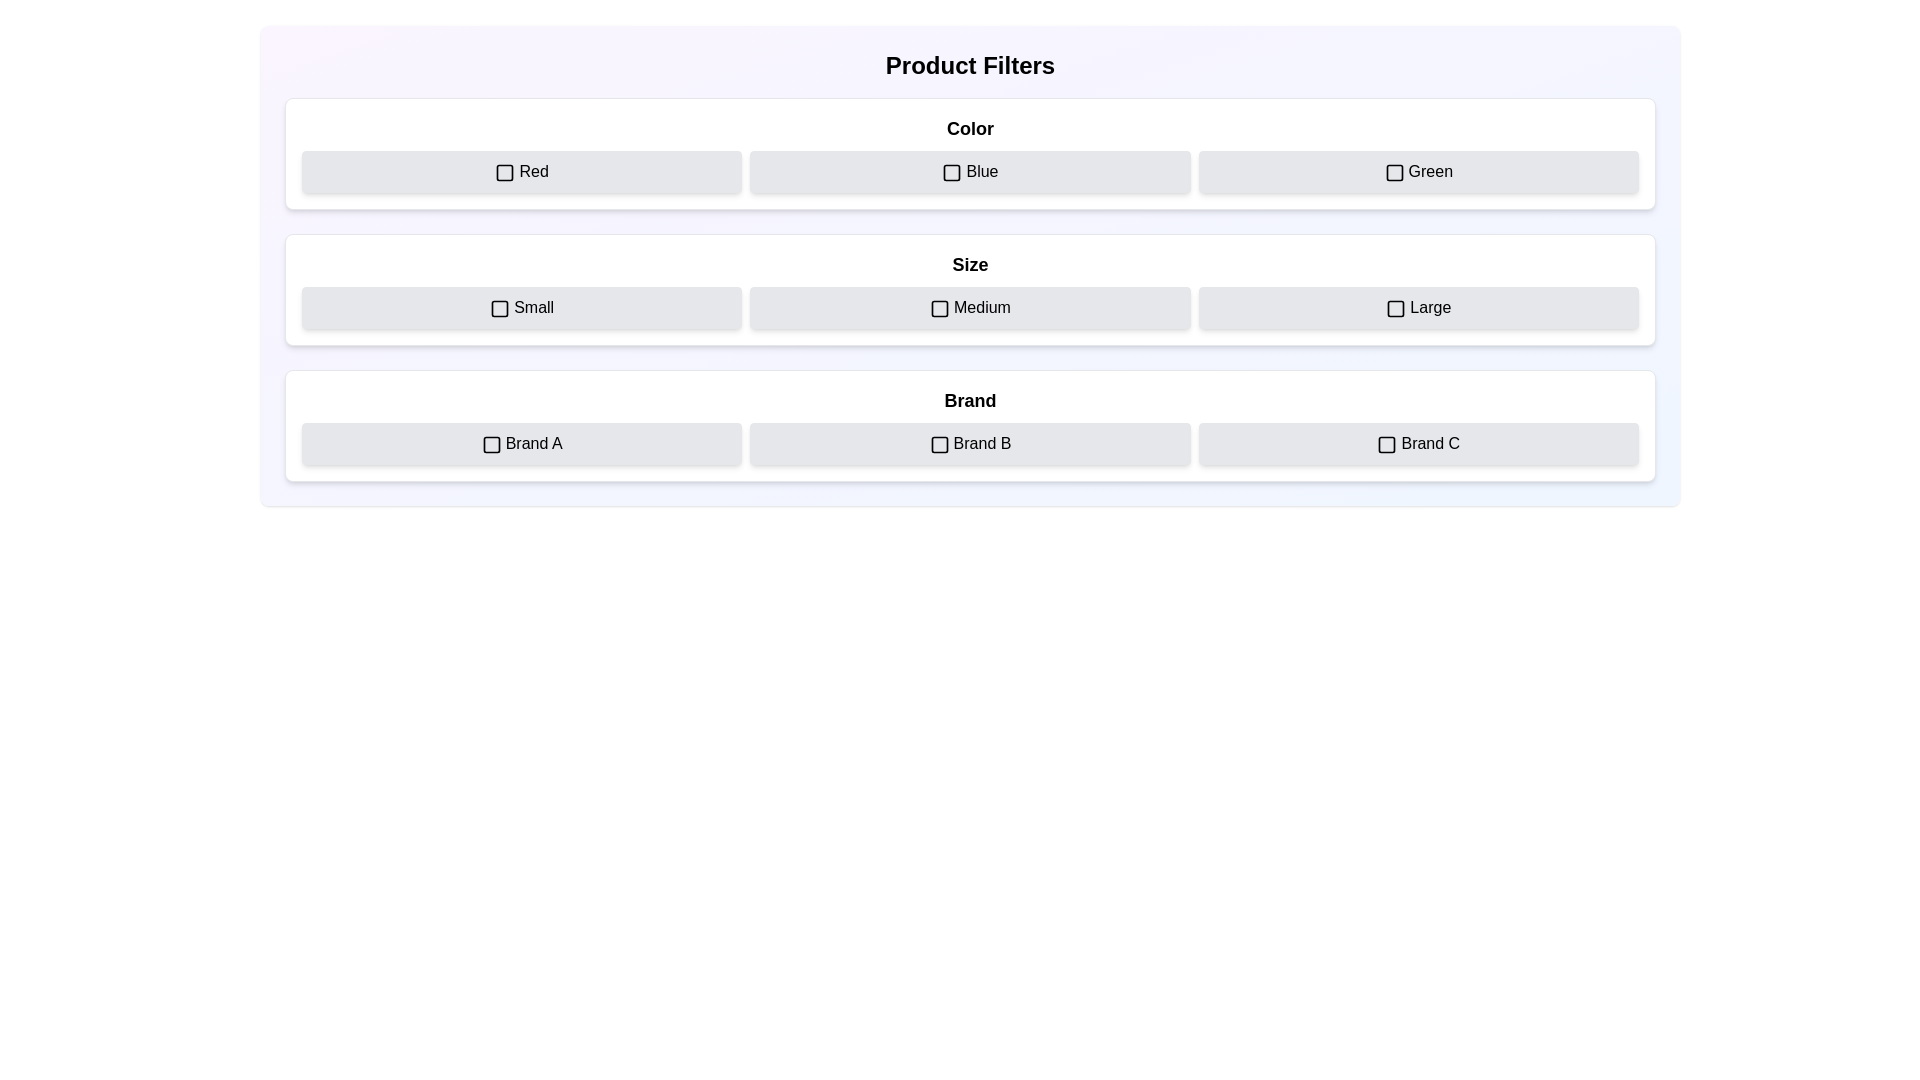 The width and height of the screenshot is (1920, 1080). I want to click on the 'Large' size Checkbox located in the 'Size' section, which is the third option in a three-column grid layout, so click(1417, 308).